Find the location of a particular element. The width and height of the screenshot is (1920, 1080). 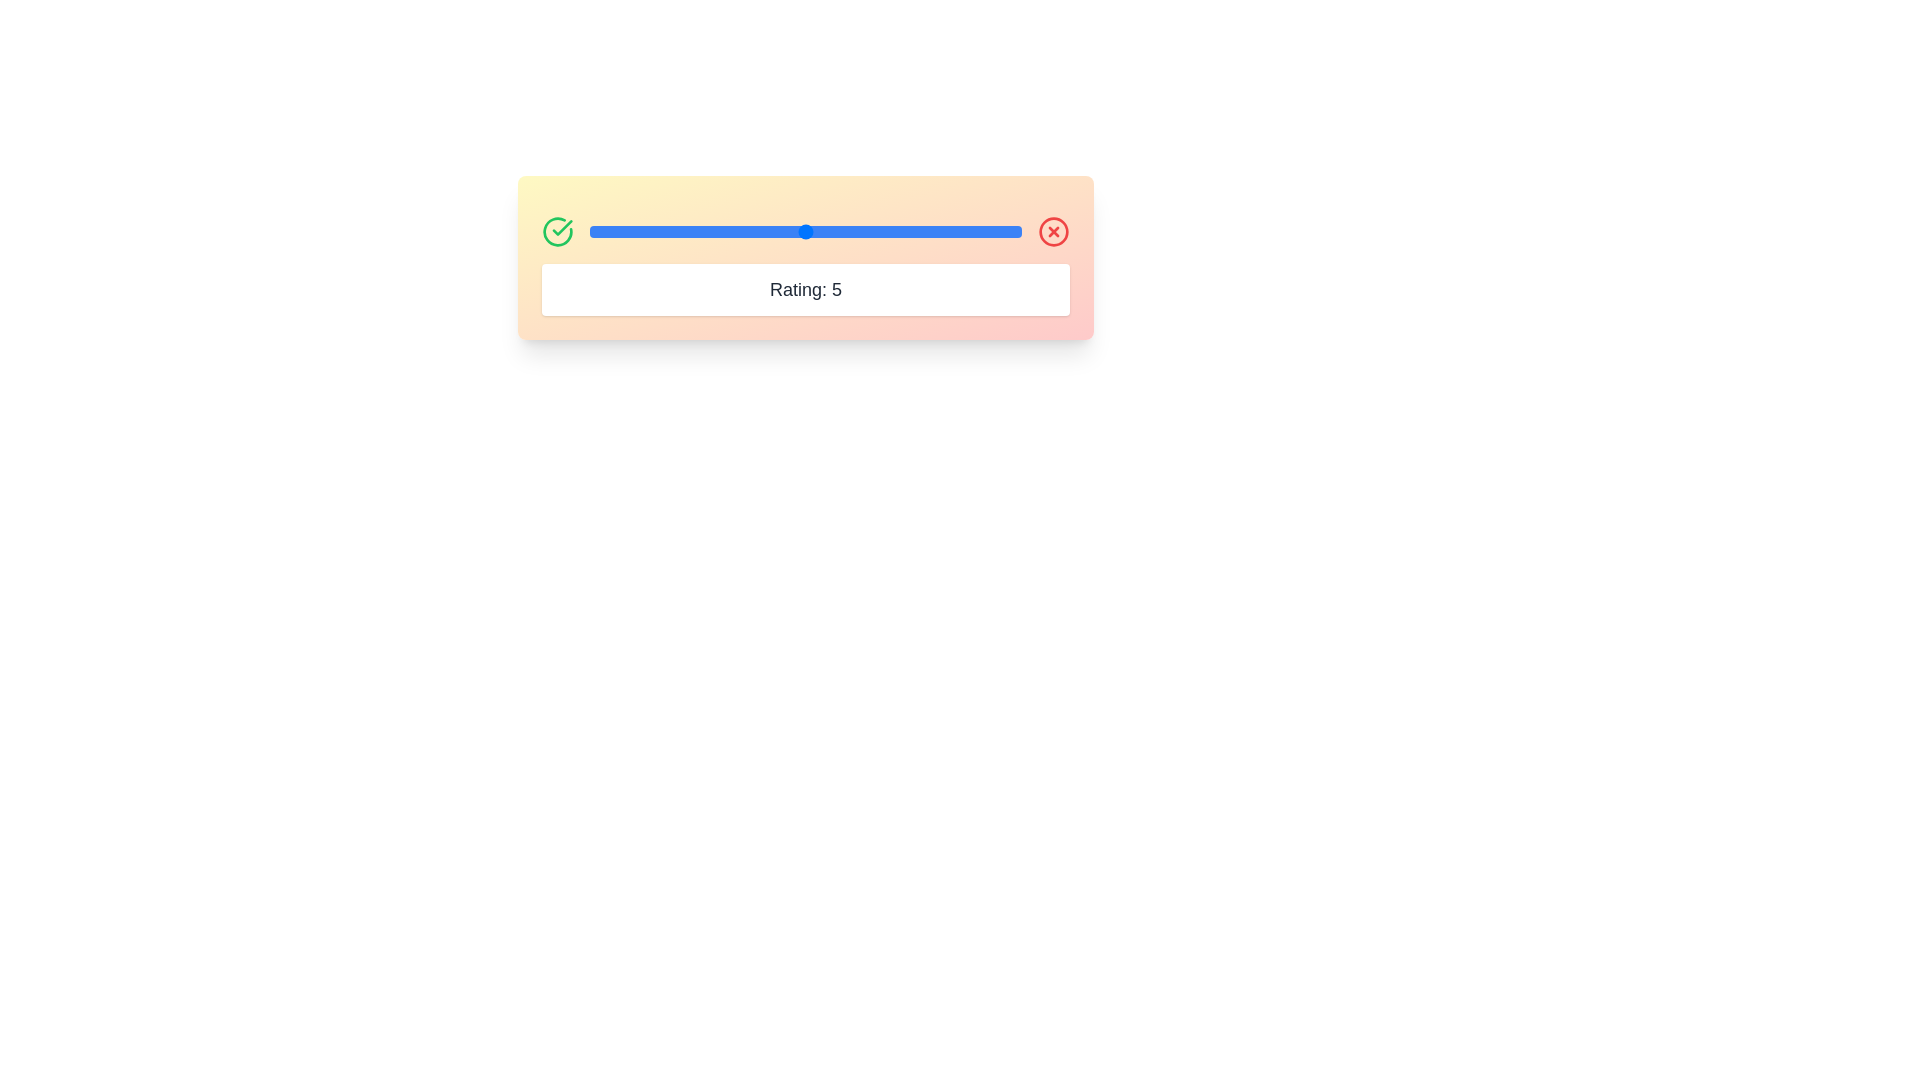

the rating is located at coordinates (978, 230).